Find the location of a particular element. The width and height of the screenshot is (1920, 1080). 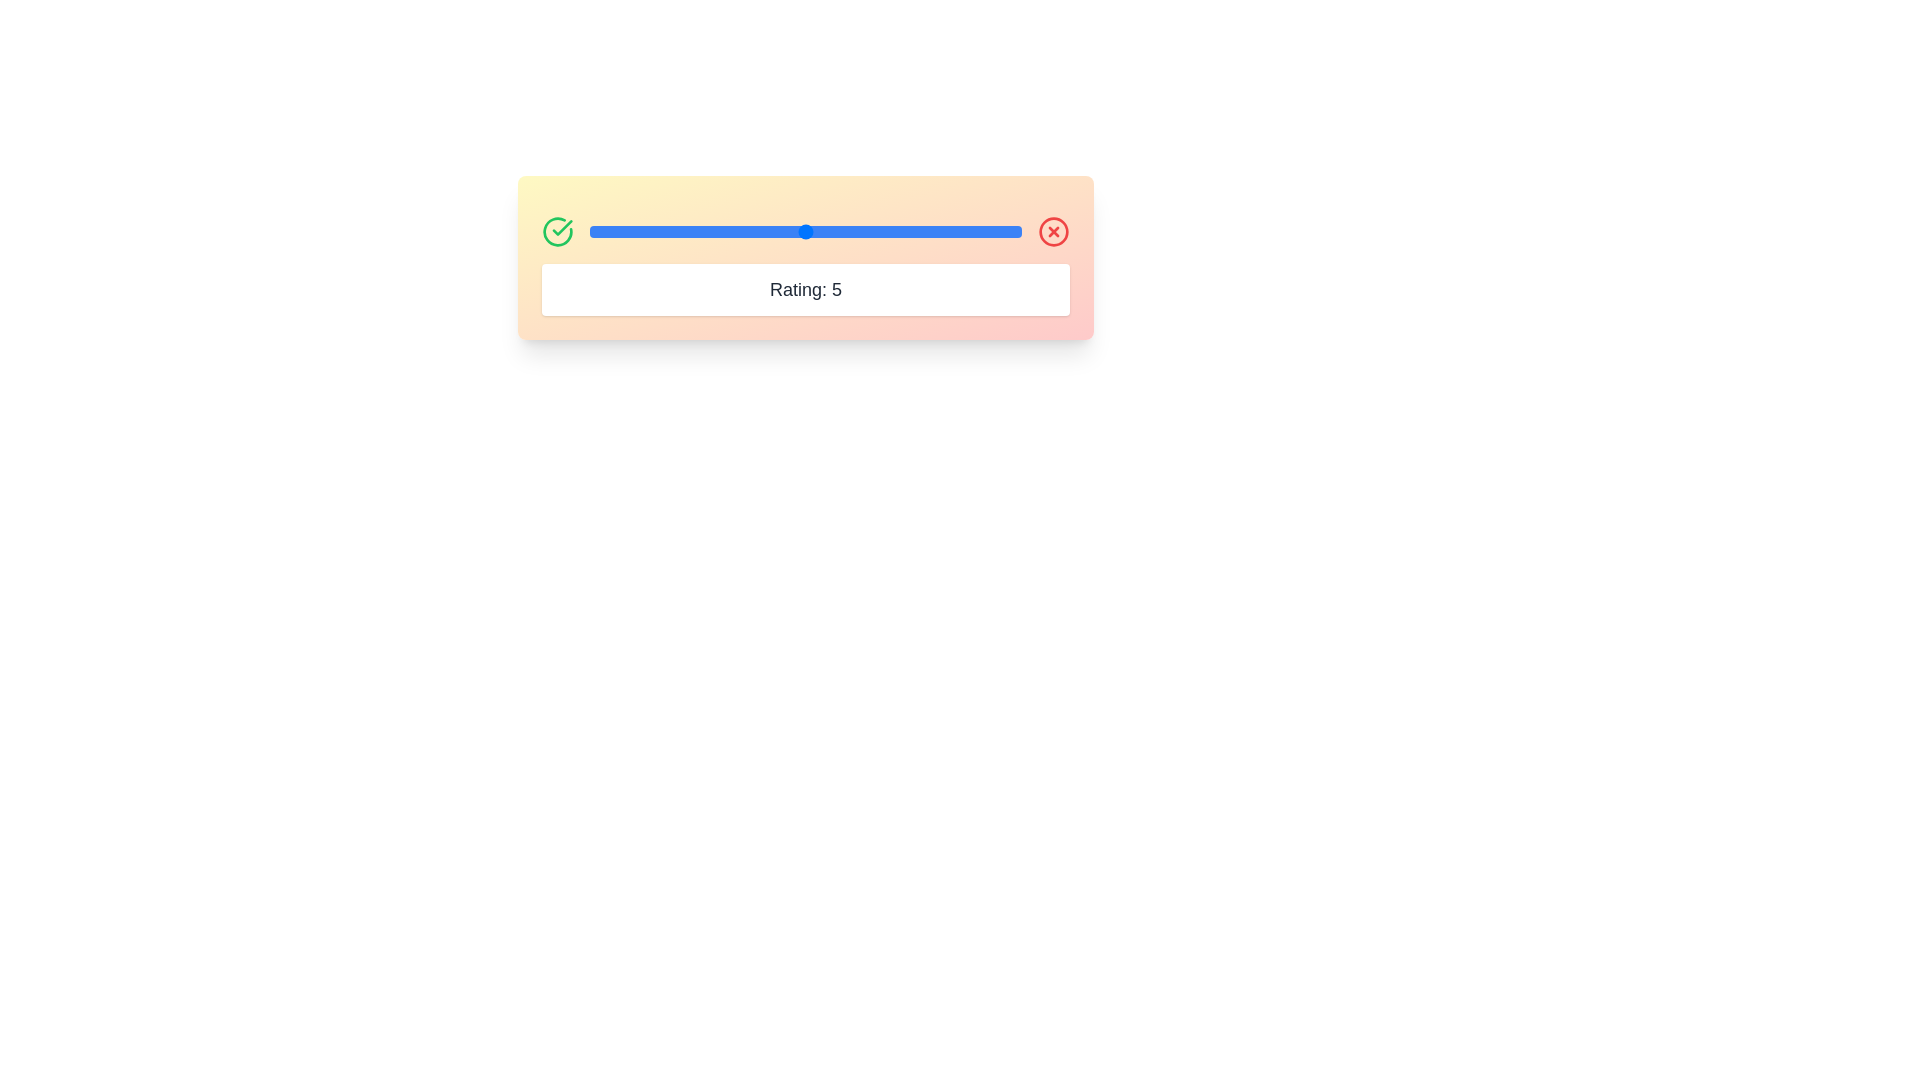

the rating is located at coordinates (978, 230).